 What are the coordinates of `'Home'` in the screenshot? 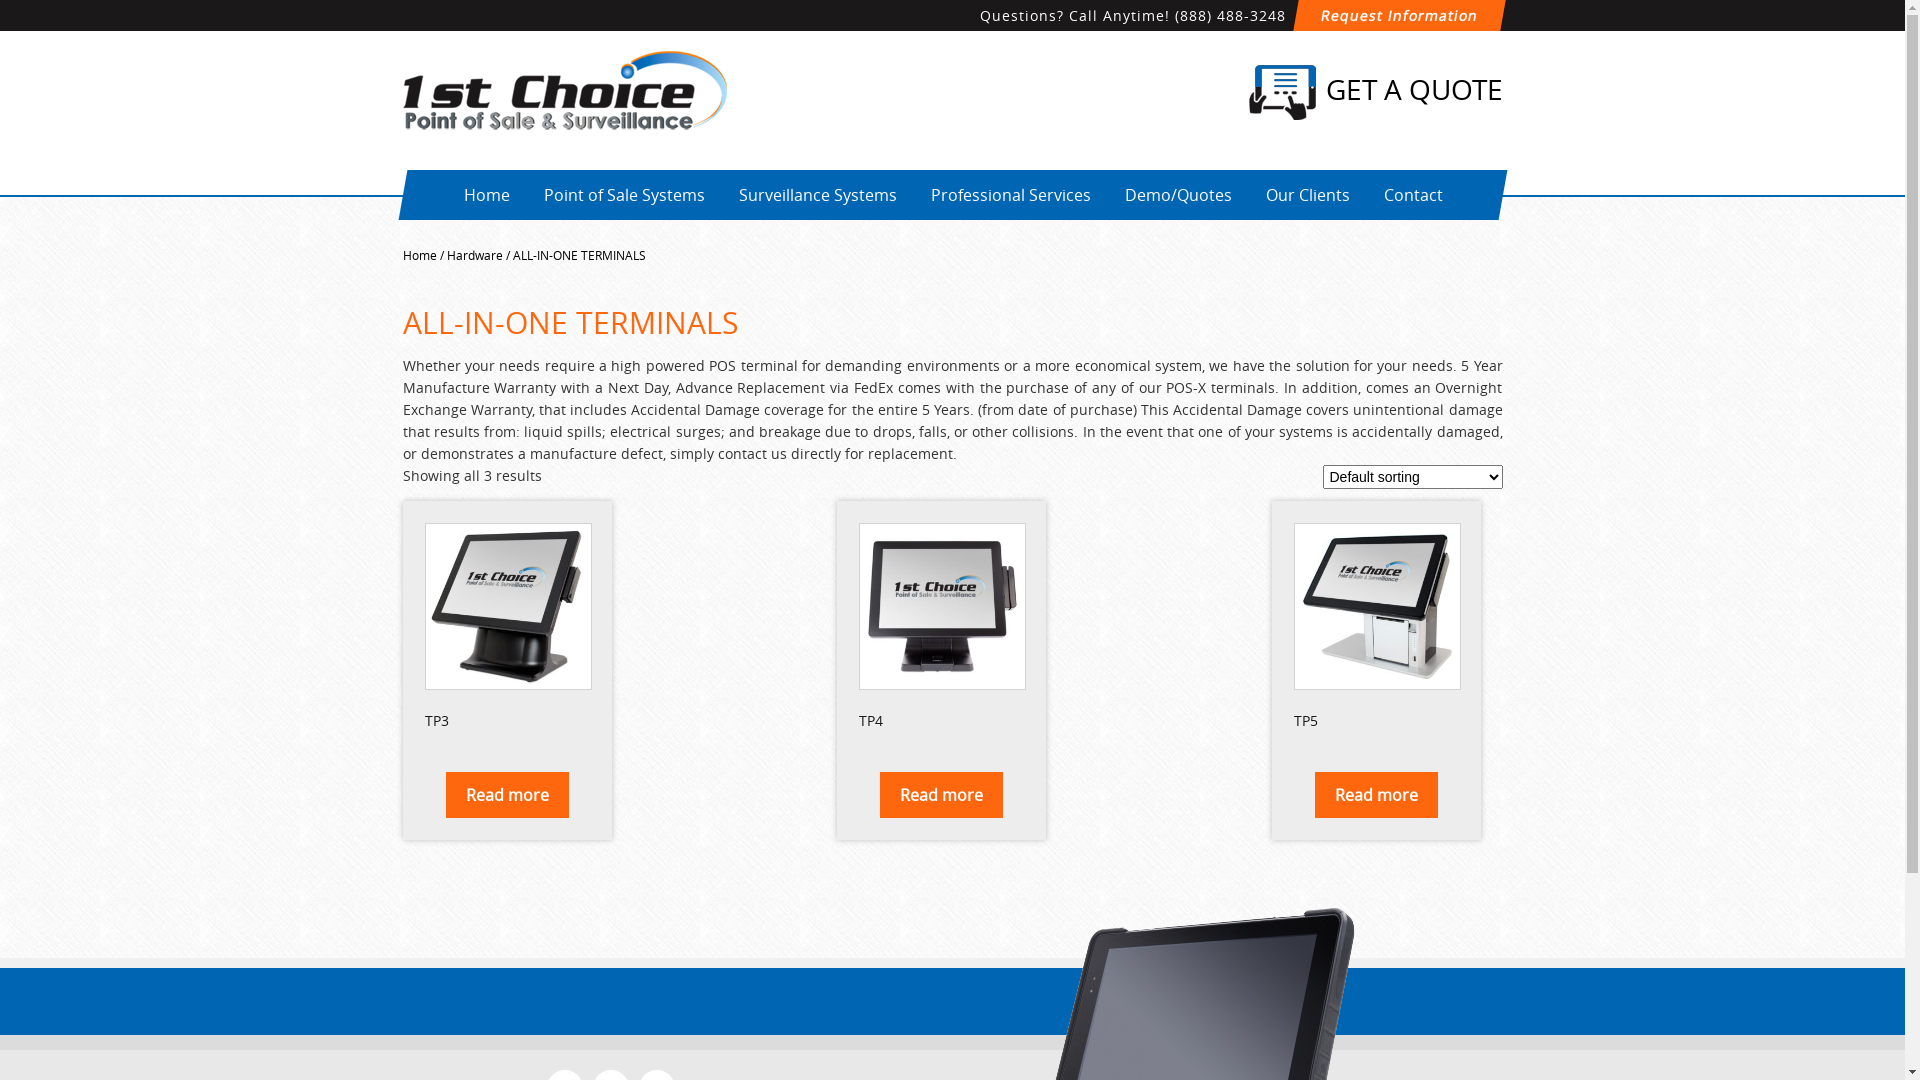 It's located at (485, 195).